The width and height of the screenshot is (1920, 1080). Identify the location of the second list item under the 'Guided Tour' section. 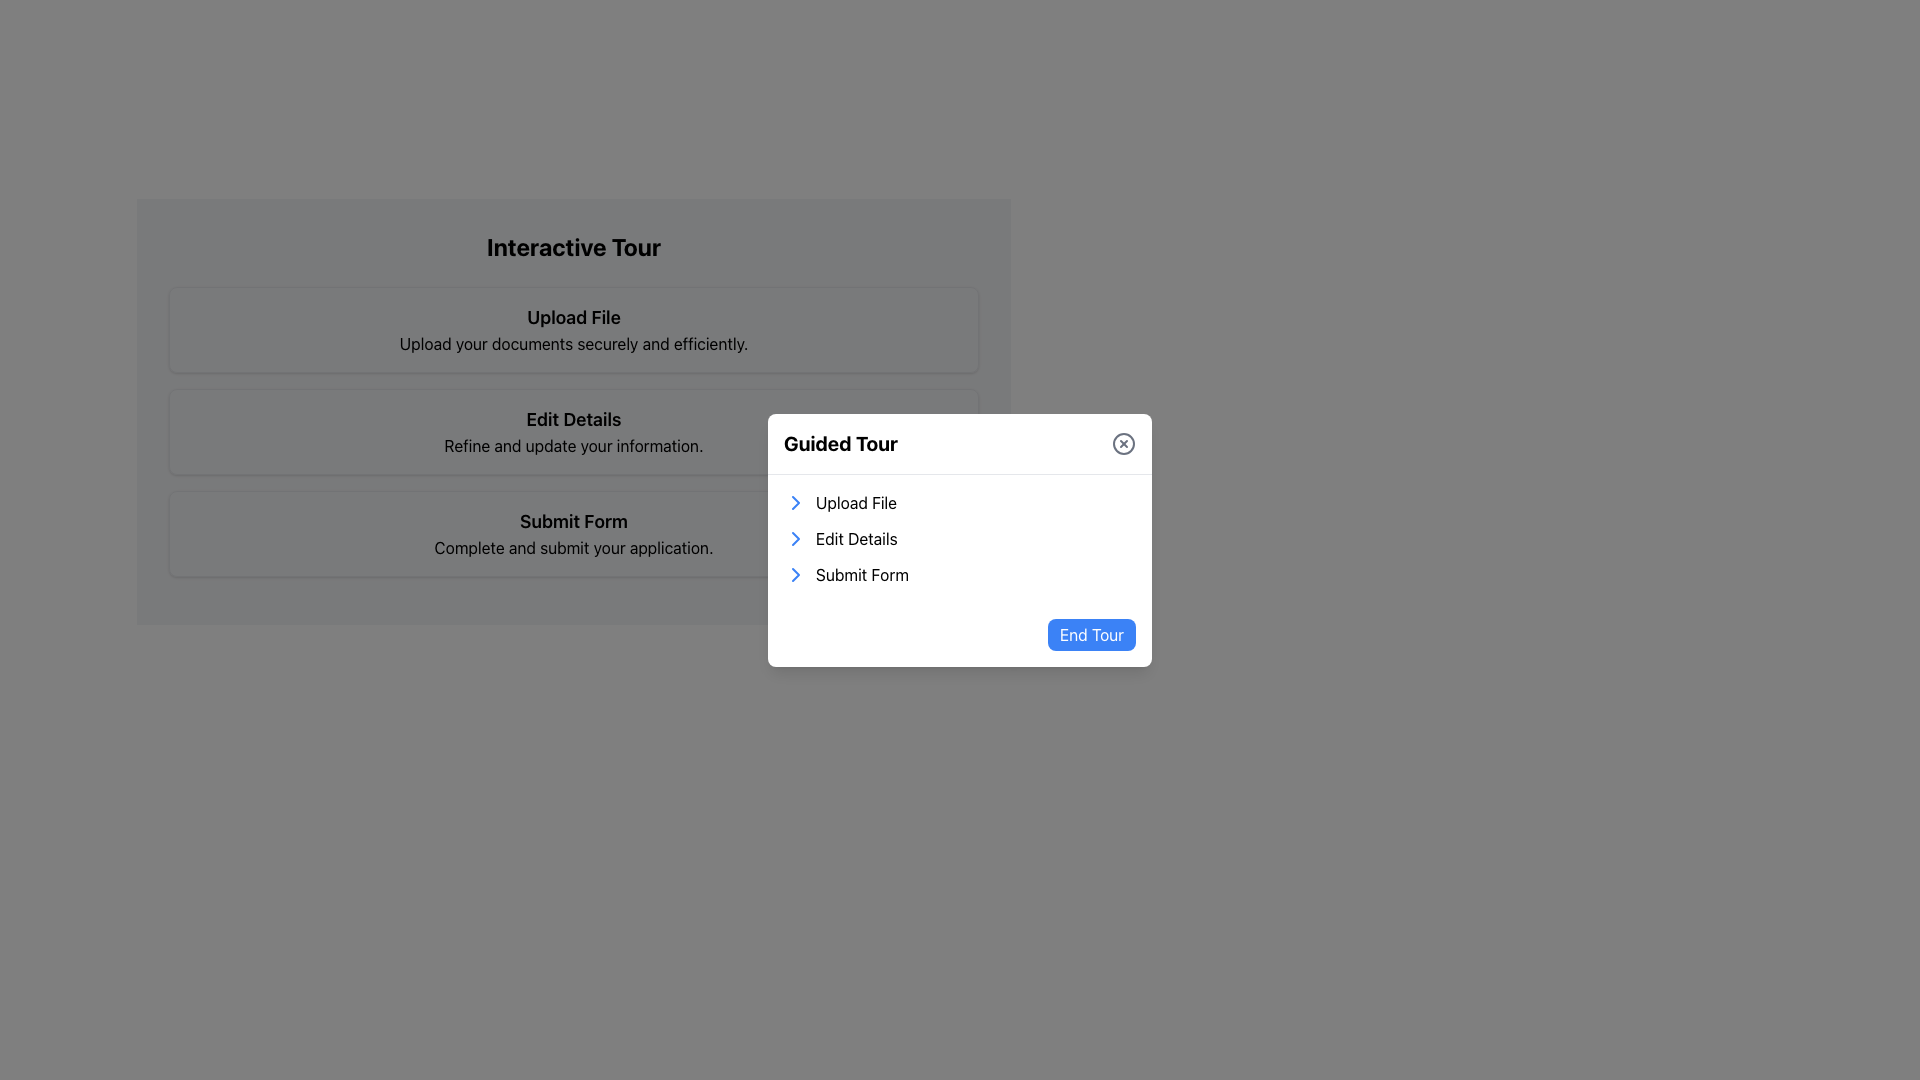
(960, 536).